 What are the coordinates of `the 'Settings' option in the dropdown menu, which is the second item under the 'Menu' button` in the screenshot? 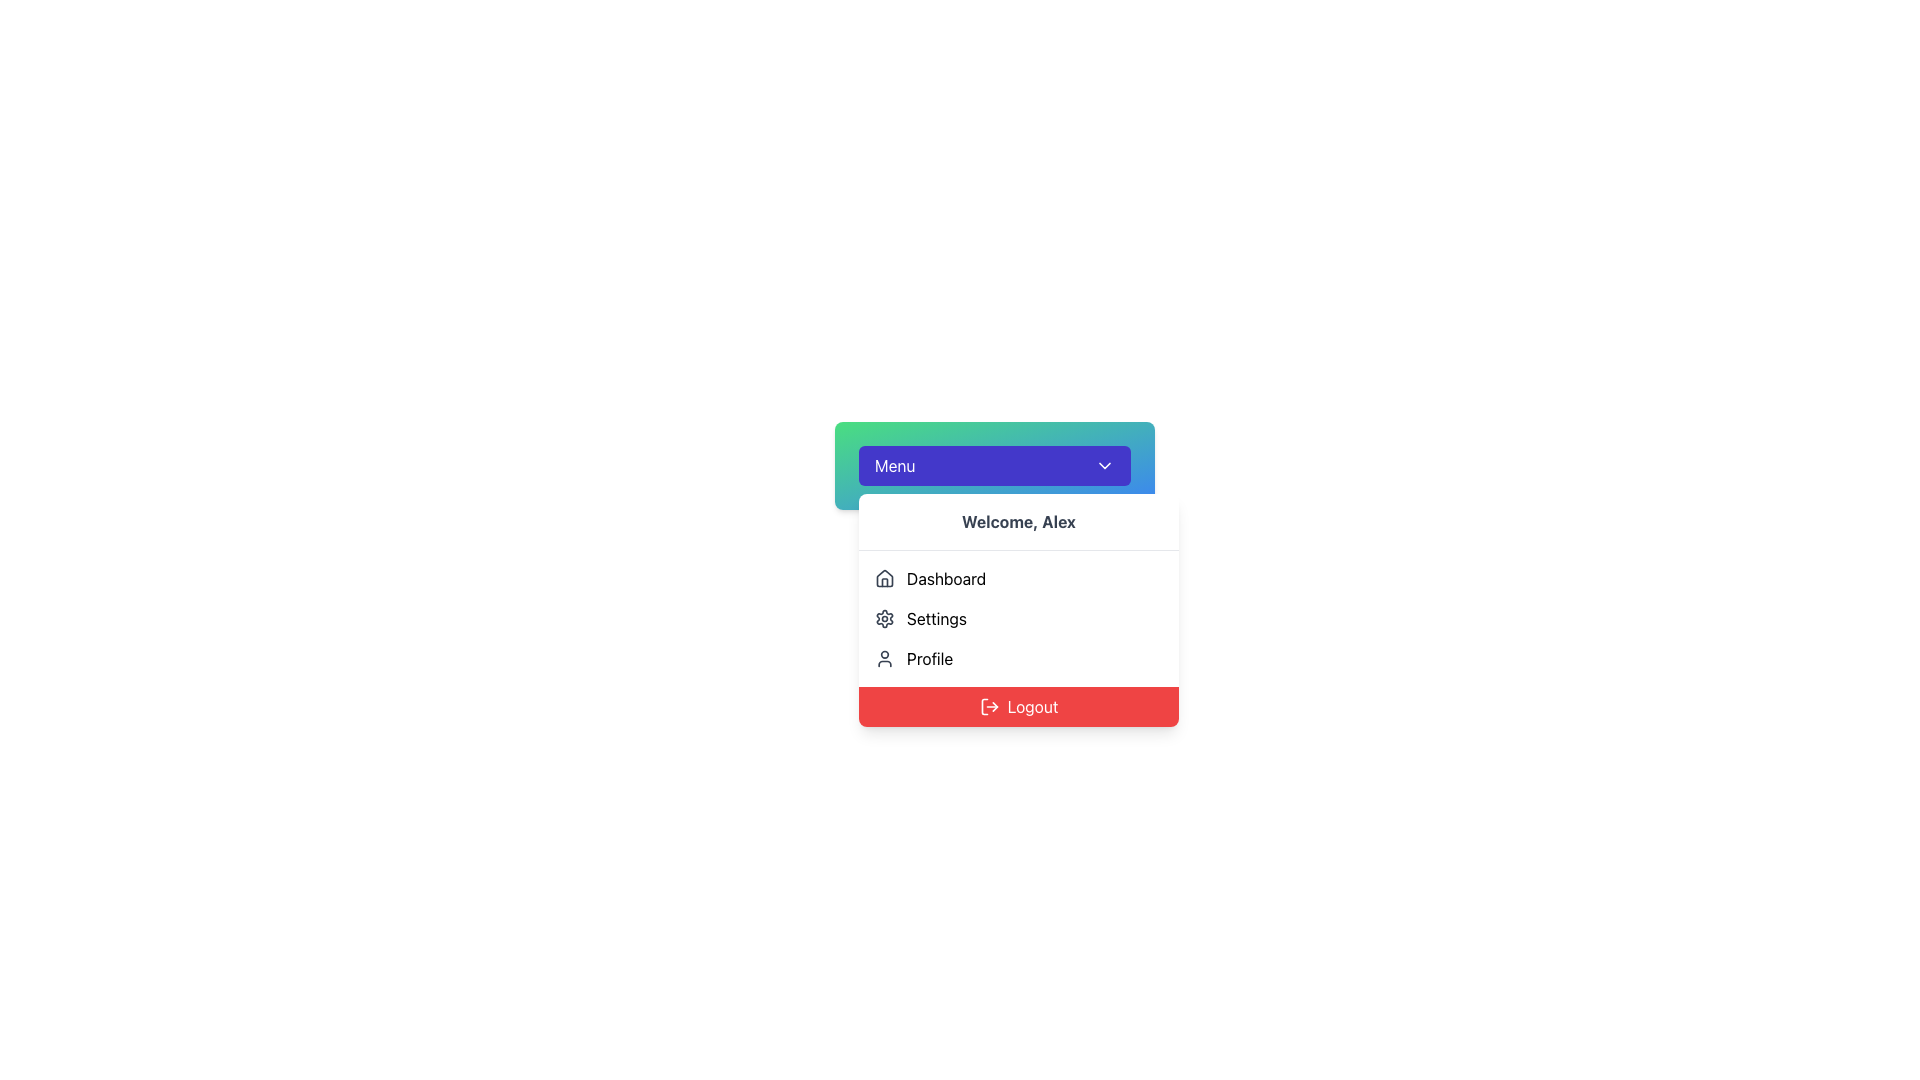 It's located at (1018, 608).